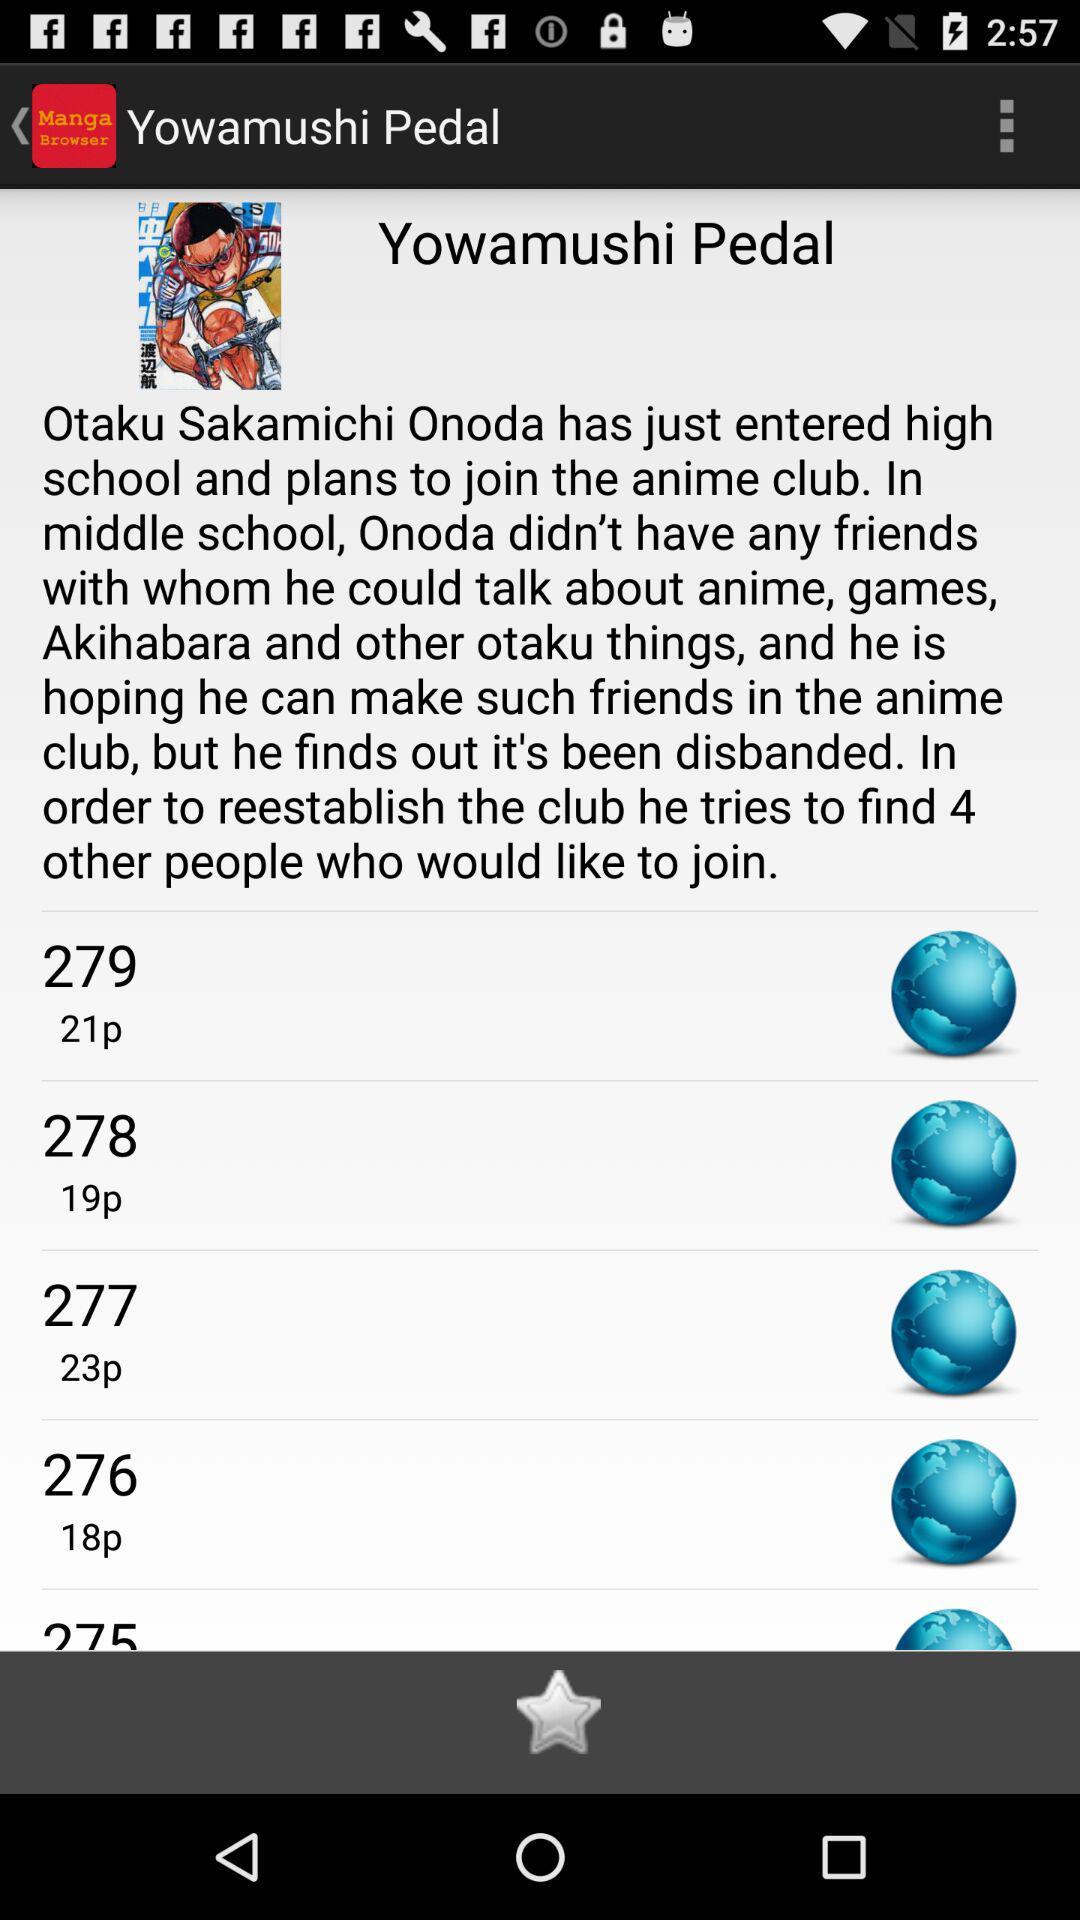 This screenshot has height=1920, width=1080. I want to click on app above the   19p, so click(540, 1133).